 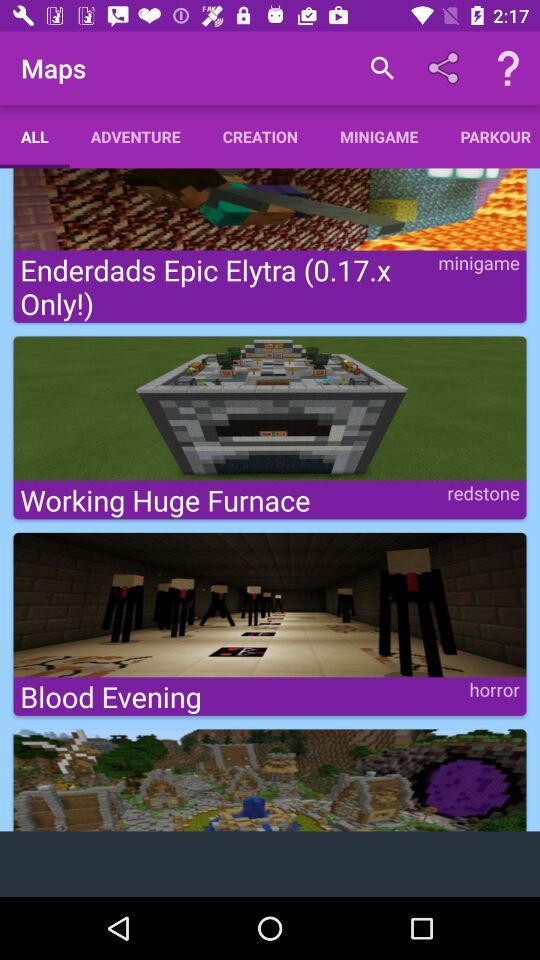 I want to click on adventure icon, so click(x=135, y=135).